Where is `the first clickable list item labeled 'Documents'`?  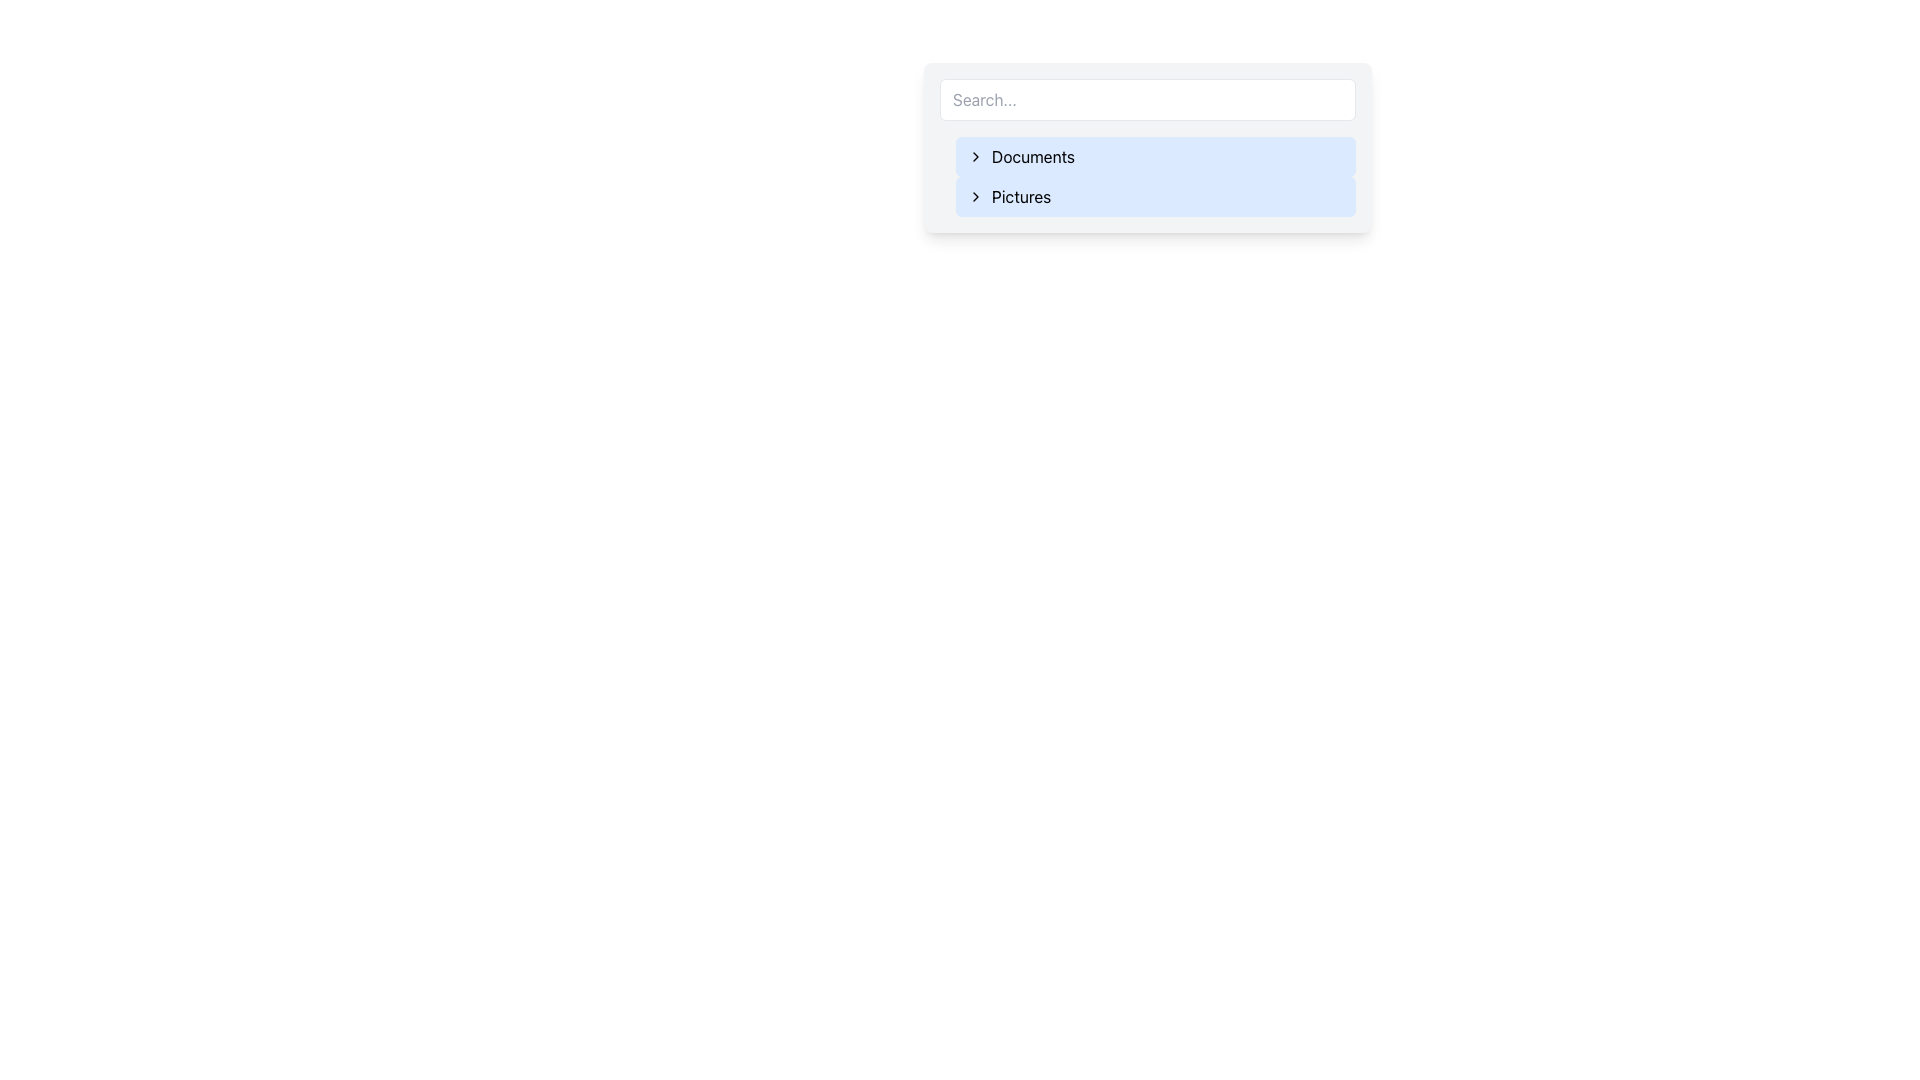 the first clickable list item labeled 'Documents' is located at coordinates (1156, 156).